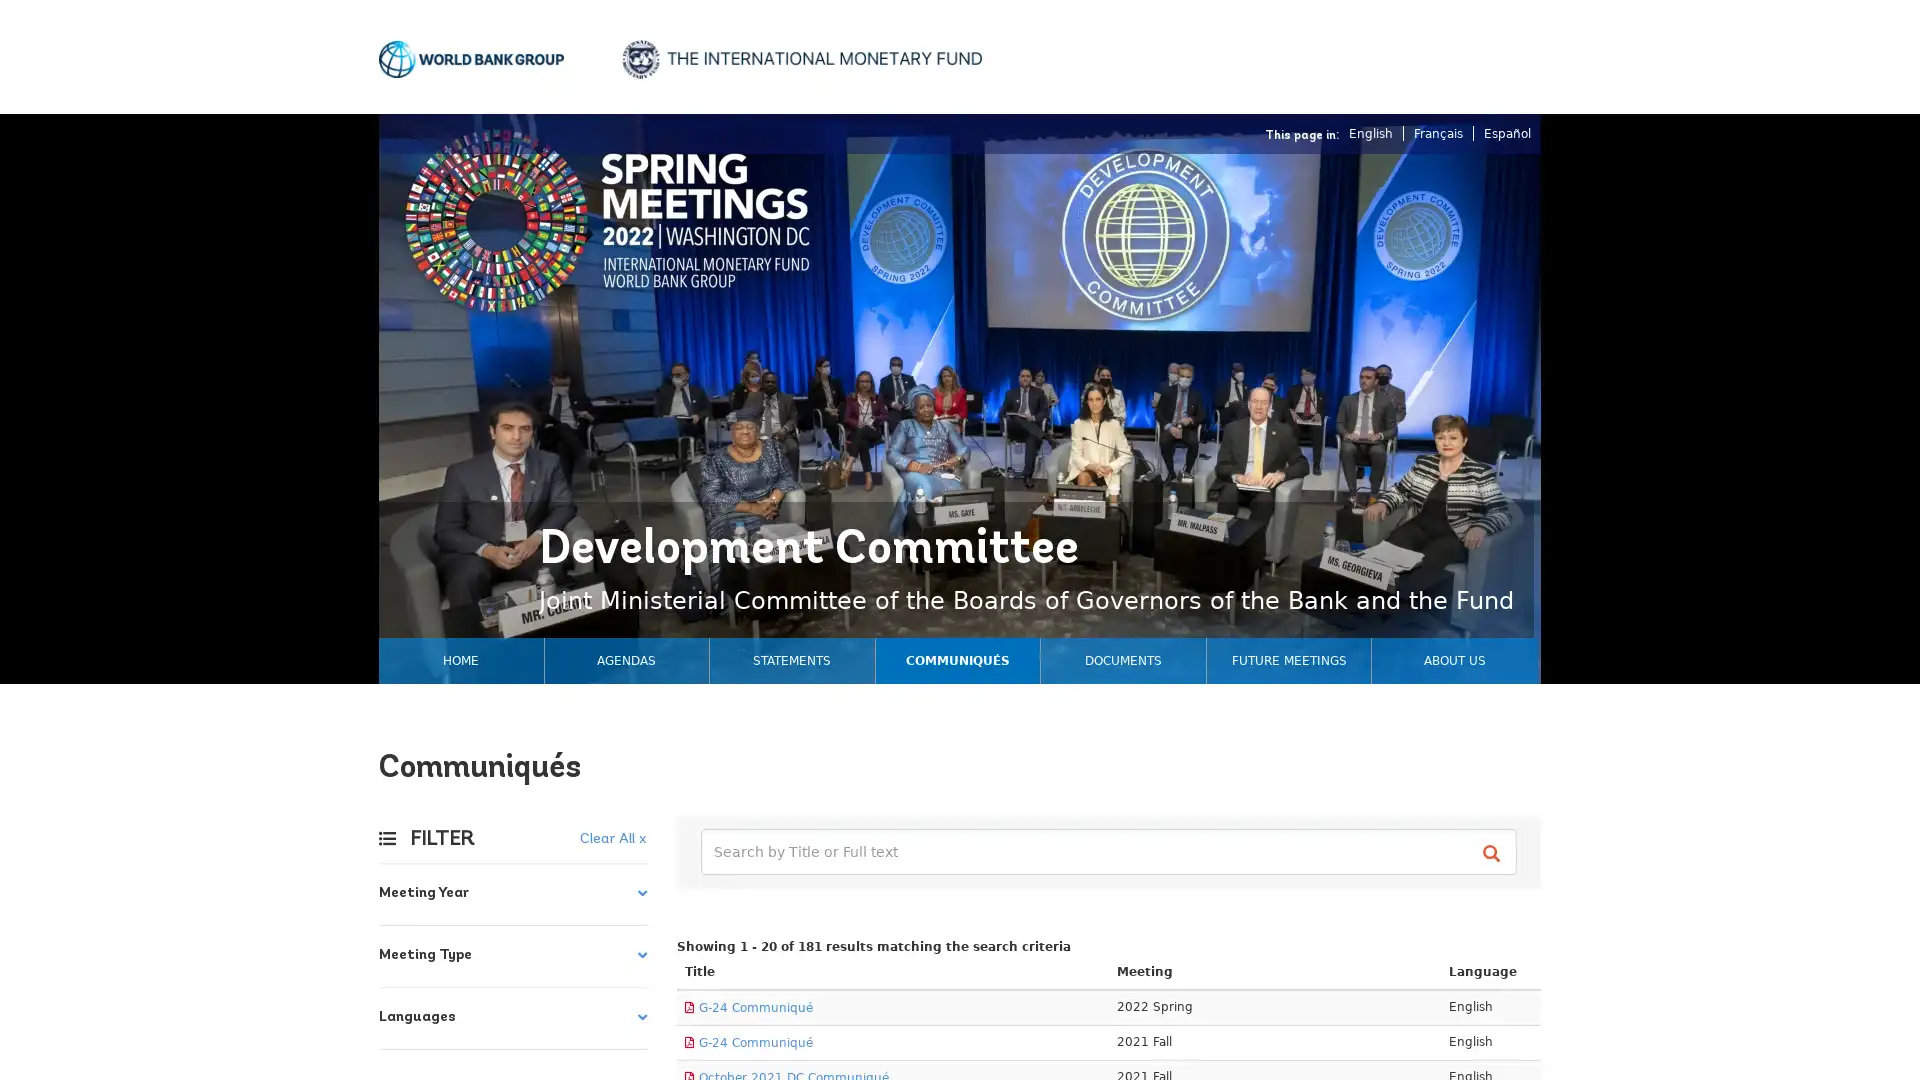 This screenshot has height=1080, width=1920. Describe the element at coordinates (513, 955) in the screenshot. I see `Meeting Type` at that location.